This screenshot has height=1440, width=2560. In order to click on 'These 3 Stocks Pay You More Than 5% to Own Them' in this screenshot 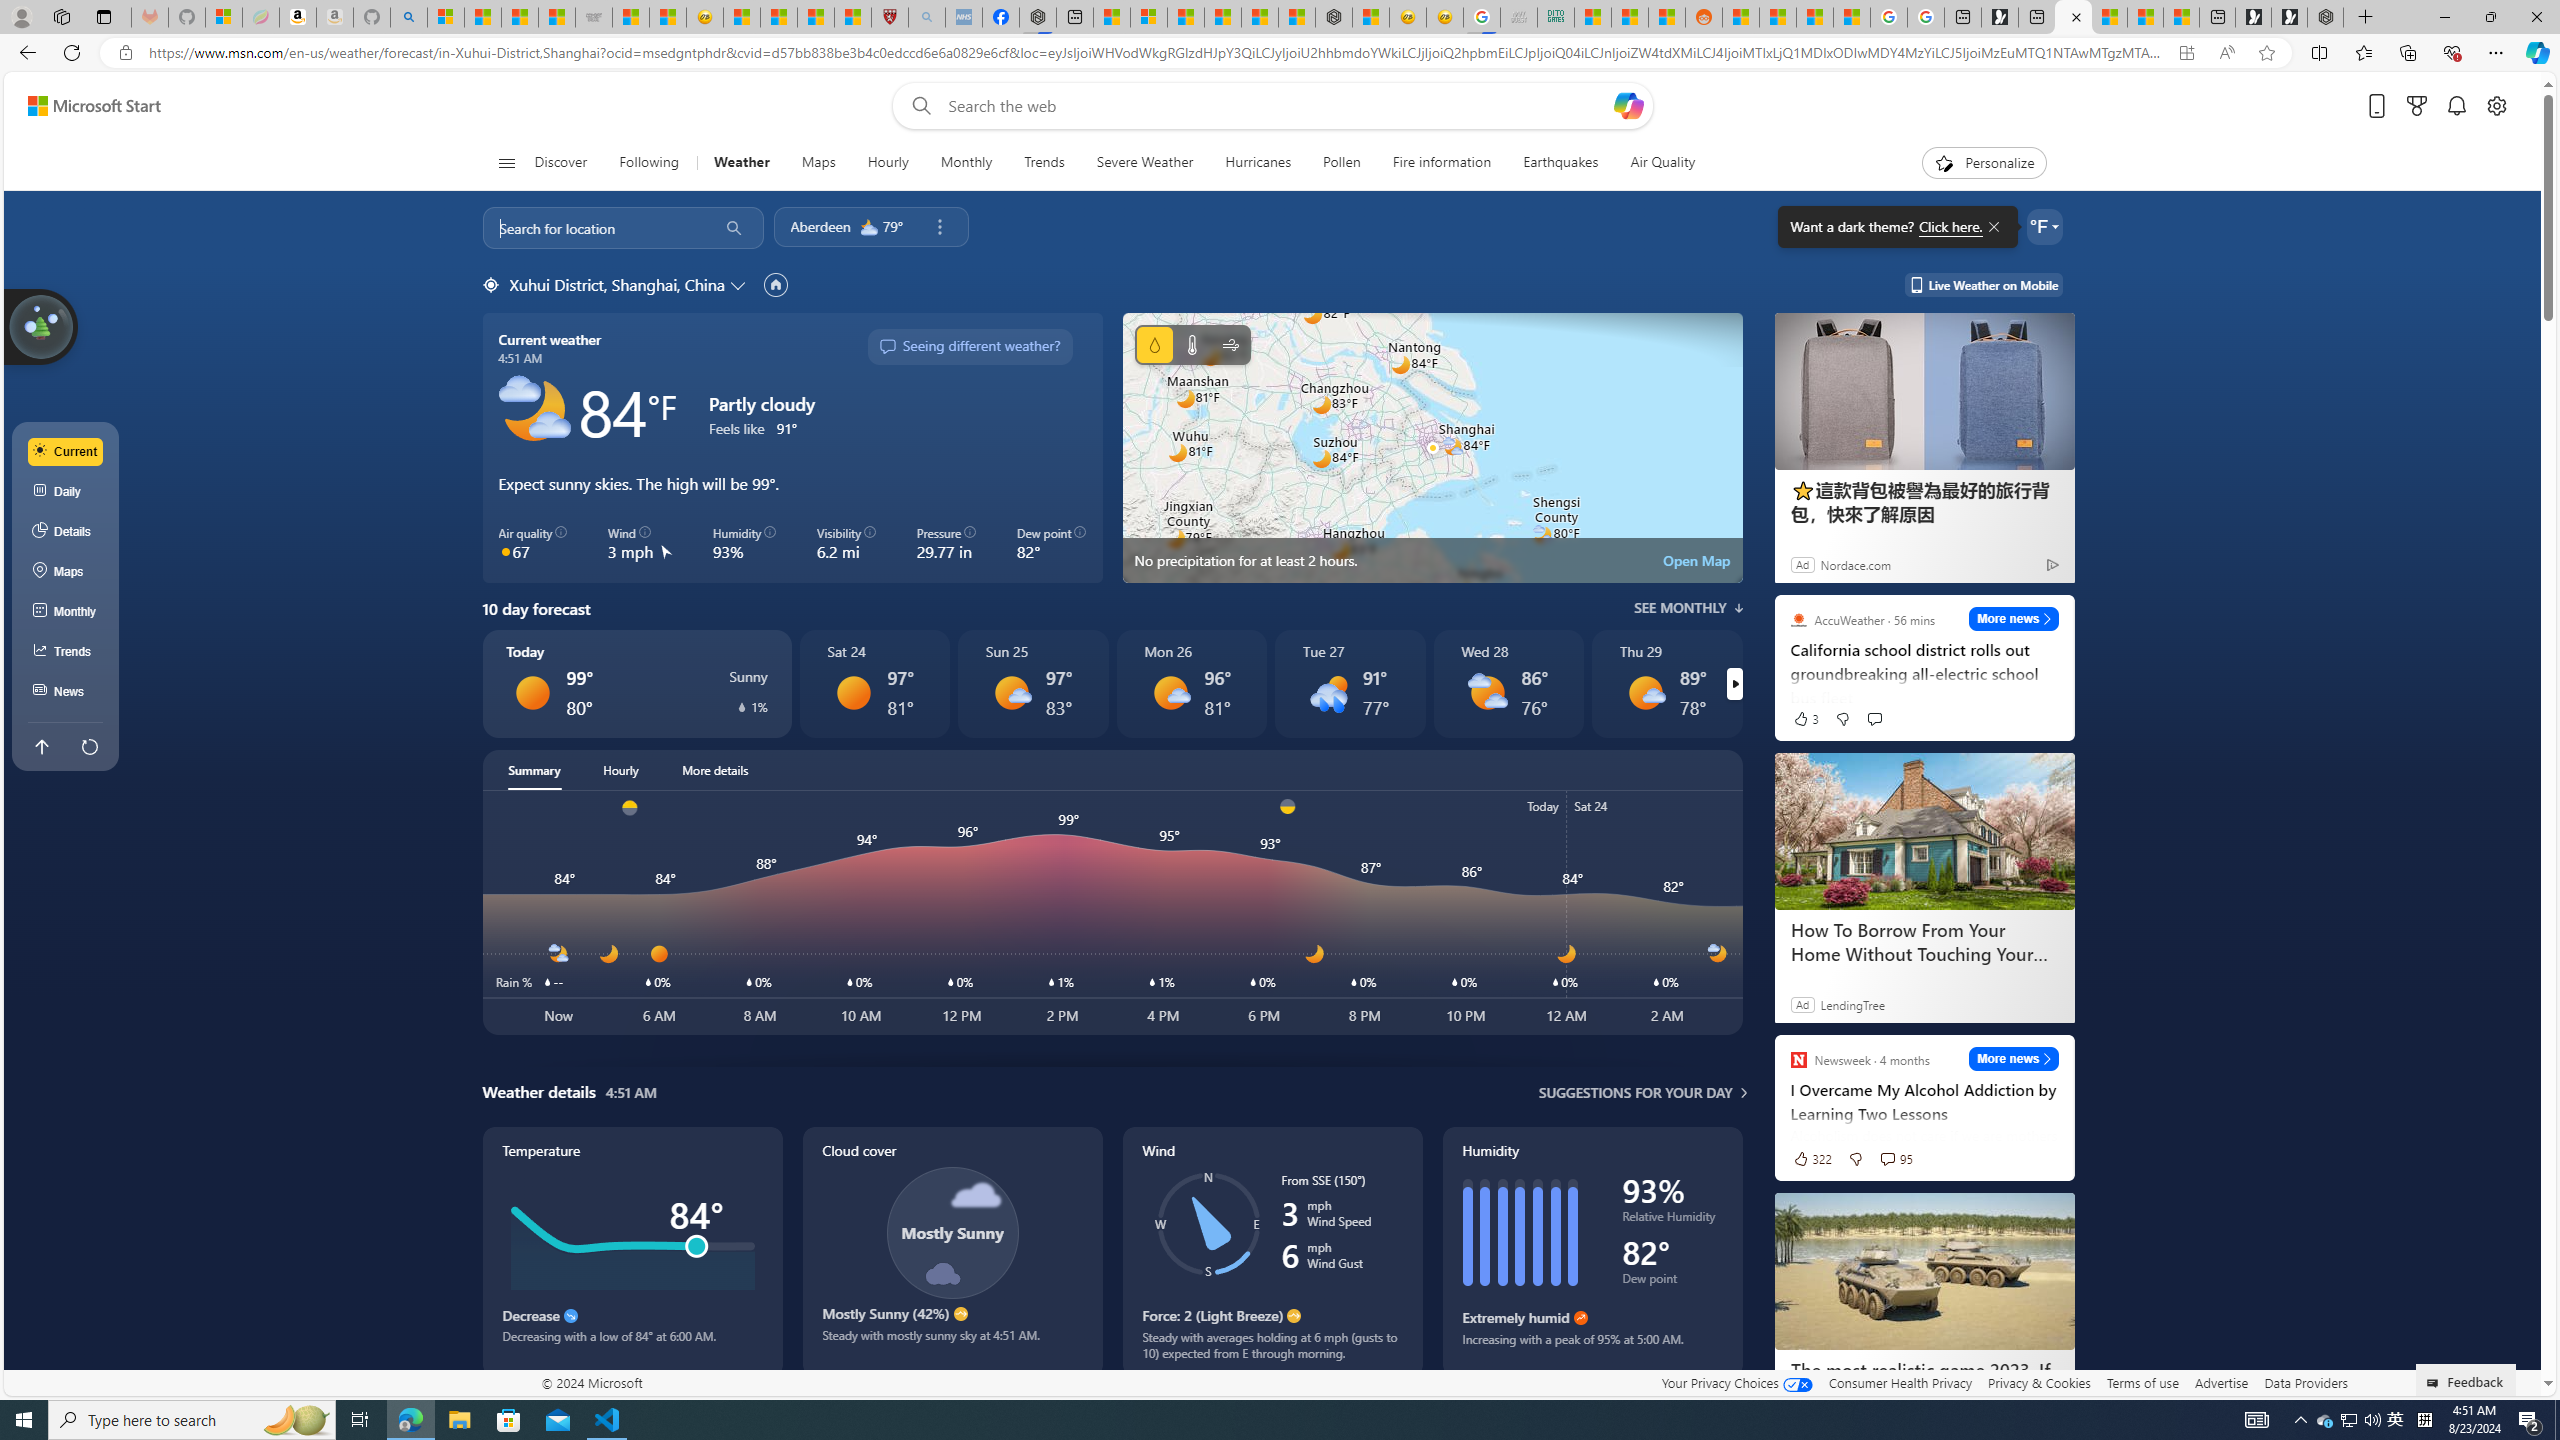, I will do `click(2180, 16)`.